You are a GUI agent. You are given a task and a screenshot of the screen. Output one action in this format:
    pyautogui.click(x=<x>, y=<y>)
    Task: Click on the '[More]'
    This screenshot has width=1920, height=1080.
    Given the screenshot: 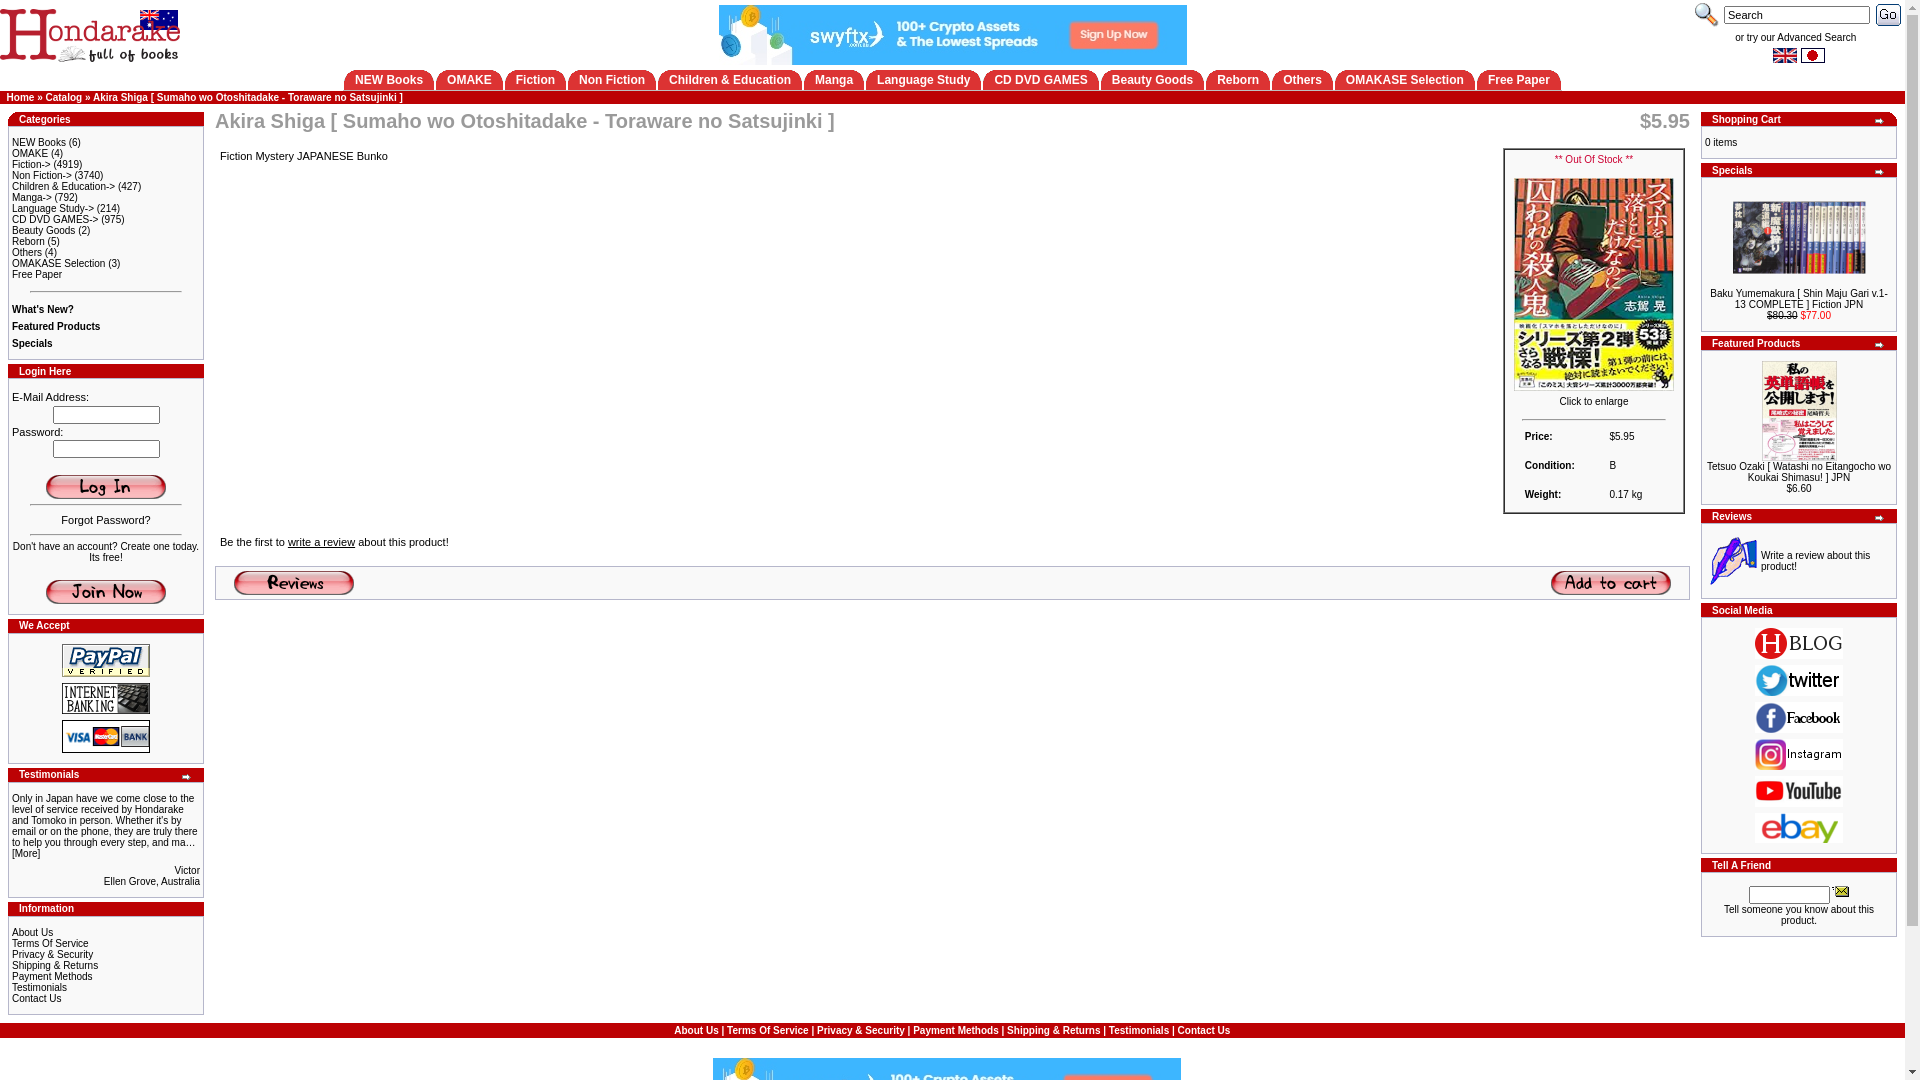 What is the action you would take?
    pyautogui.click(x=25, y=853)
    